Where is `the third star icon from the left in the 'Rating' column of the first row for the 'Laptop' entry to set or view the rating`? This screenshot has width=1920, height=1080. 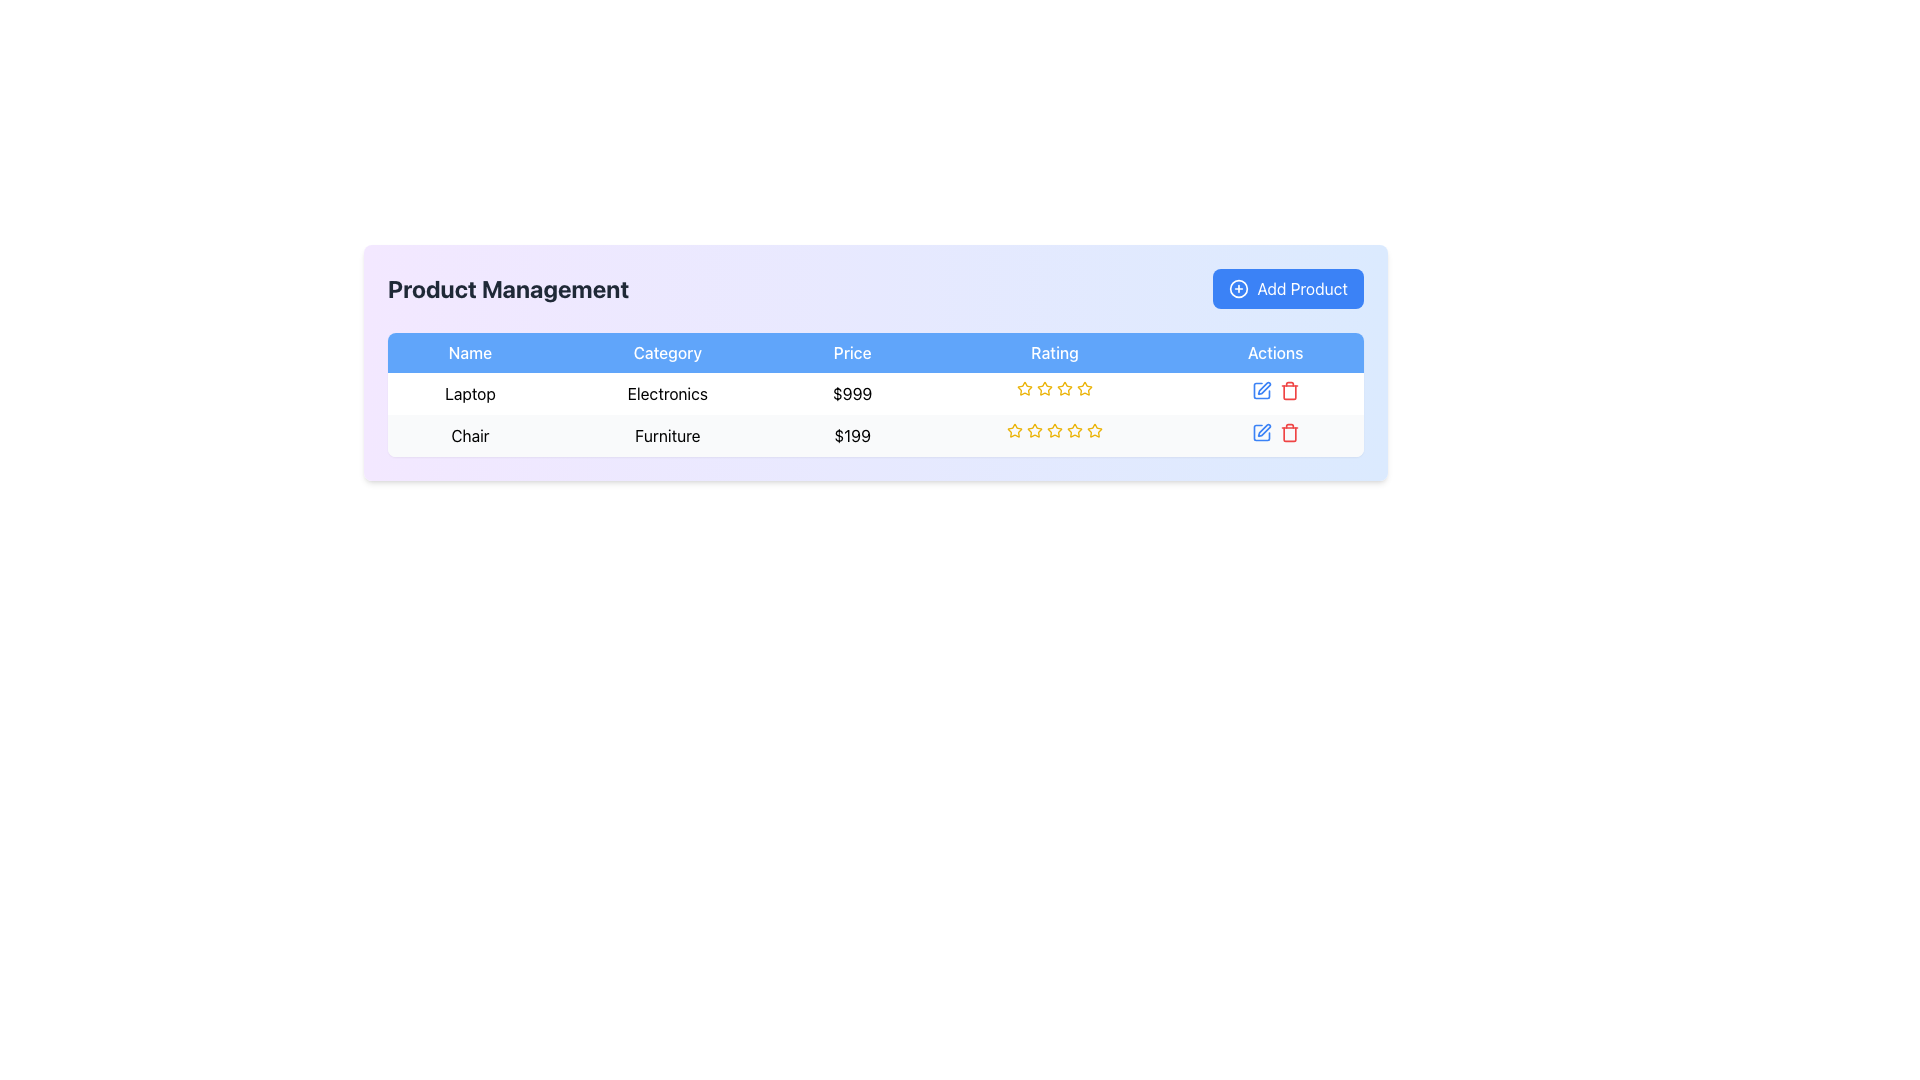
the third star icon from the left in the 'Rating' column of the first row for the 'Laptop' entry to set or view the rating is located at coordinates (1044, 389).